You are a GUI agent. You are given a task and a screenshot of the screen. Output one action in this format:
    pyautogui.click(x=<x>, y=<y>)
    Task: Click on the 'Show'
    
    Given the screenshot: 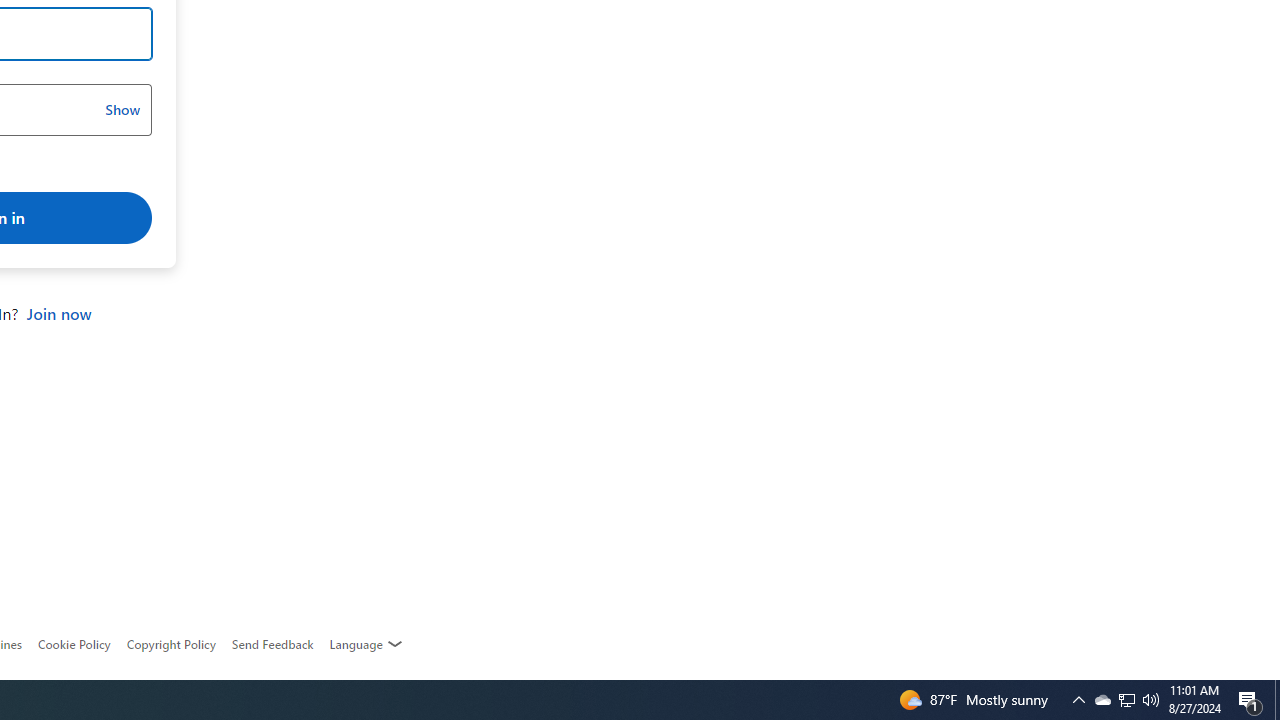 What is the action you would take?
    pyautogui.click(x=121, y=110)
    